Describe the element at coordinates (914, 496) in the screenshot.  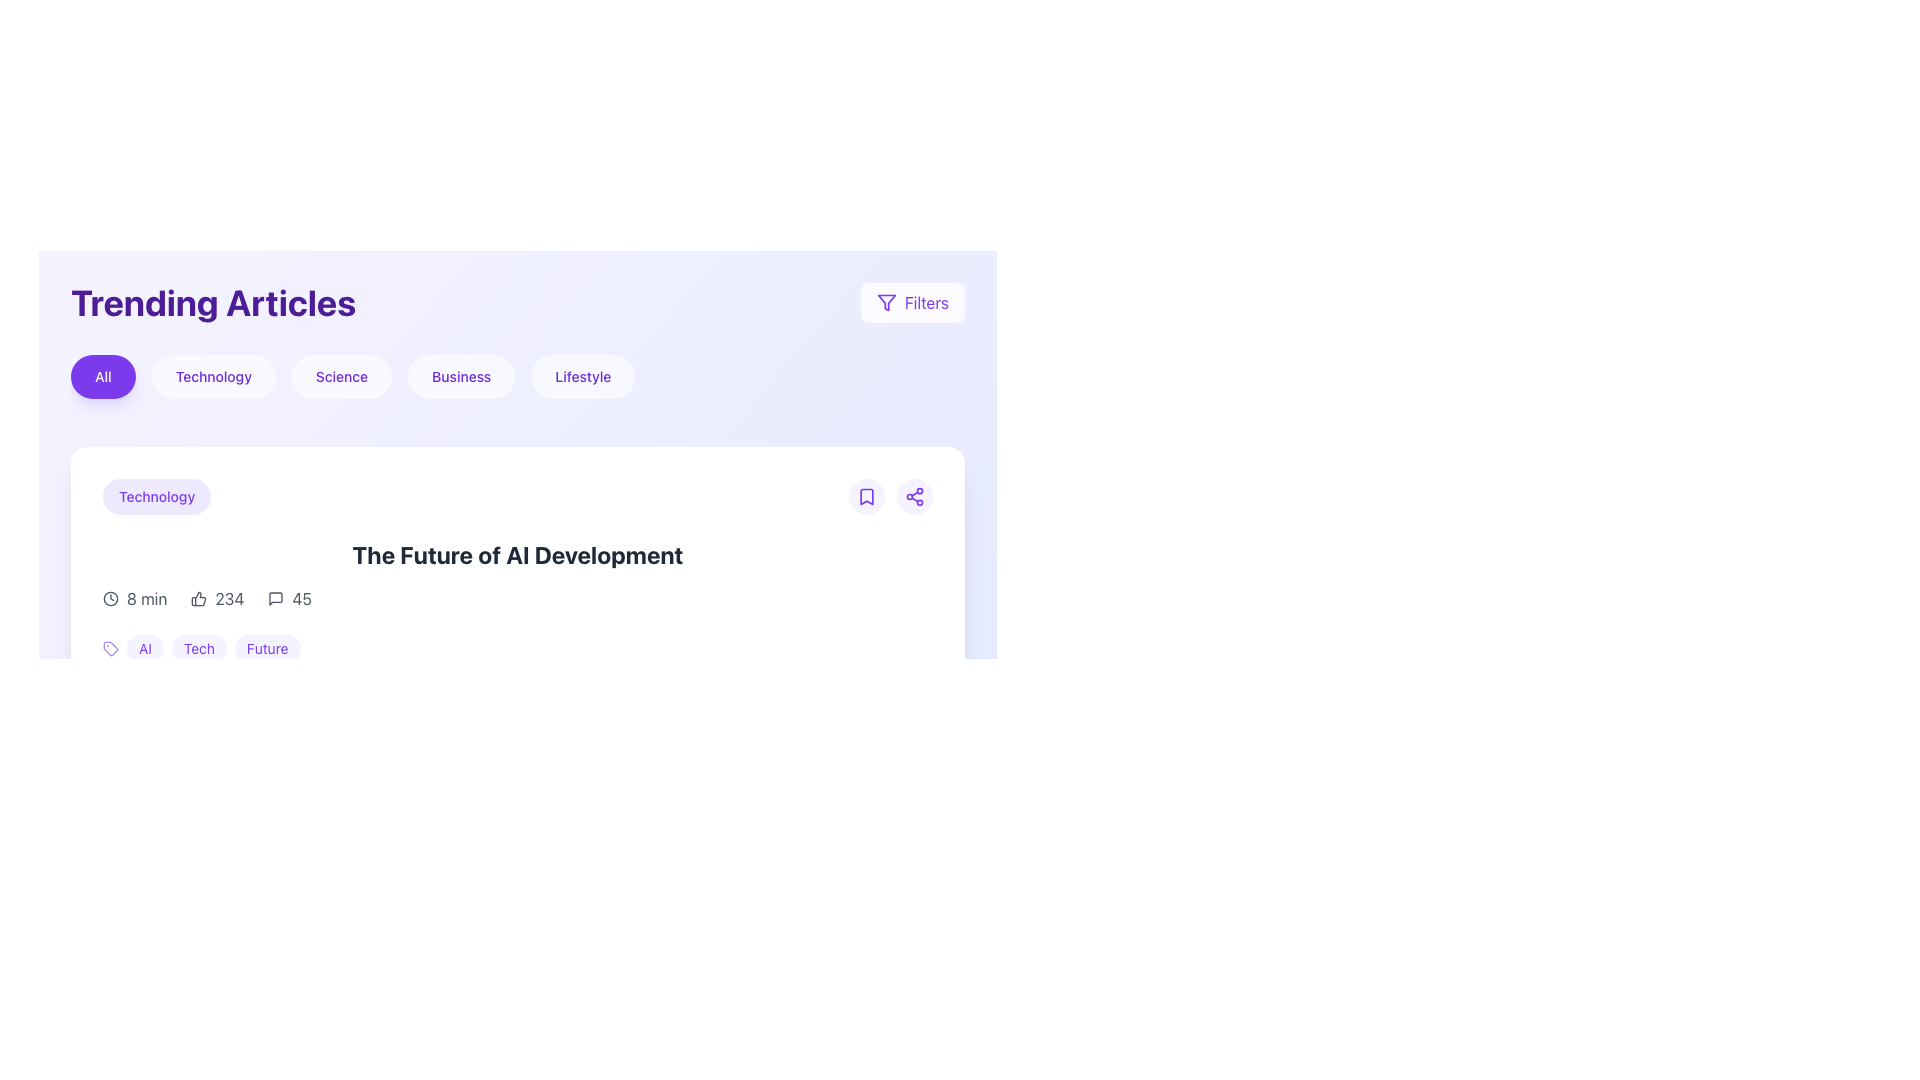
I see `the share icon located at the top-right corner of the card, next to the bookmark icon, to share the content` at that location.